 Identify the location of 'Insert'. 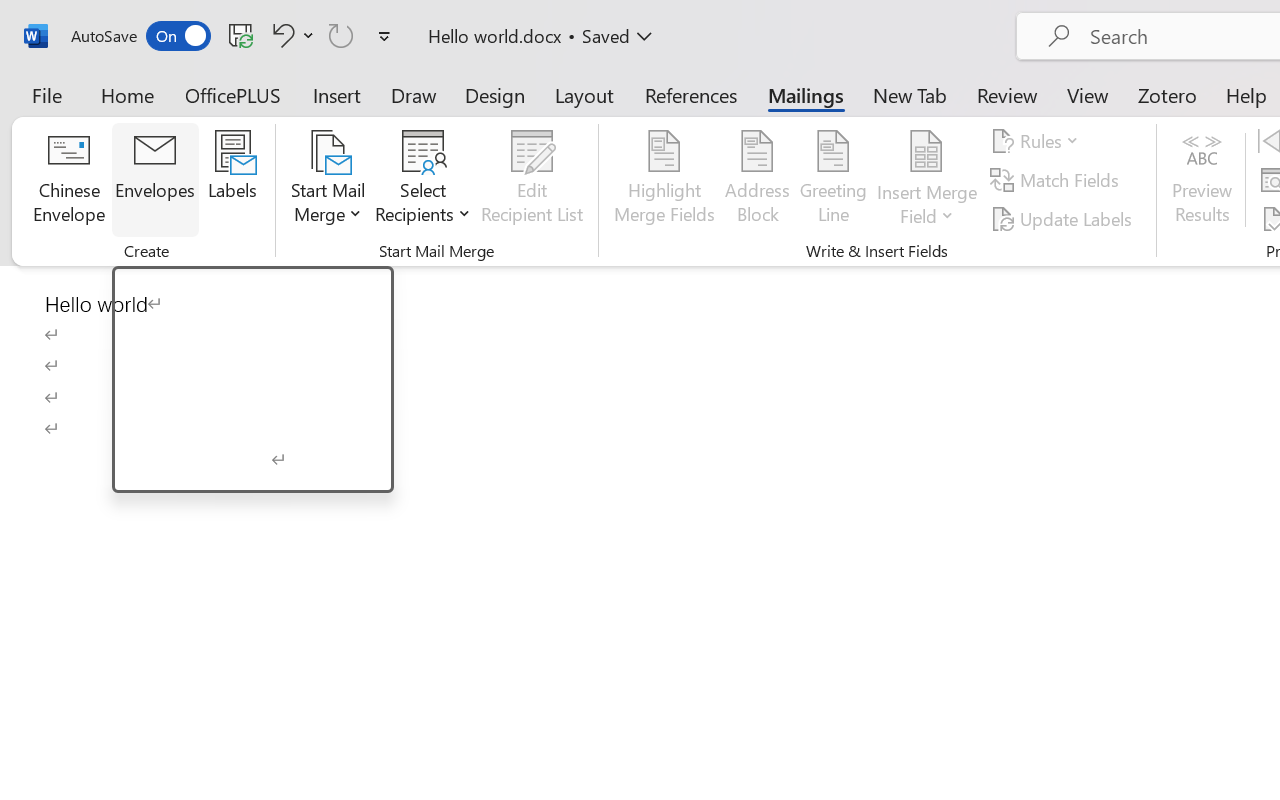
(337, 94).